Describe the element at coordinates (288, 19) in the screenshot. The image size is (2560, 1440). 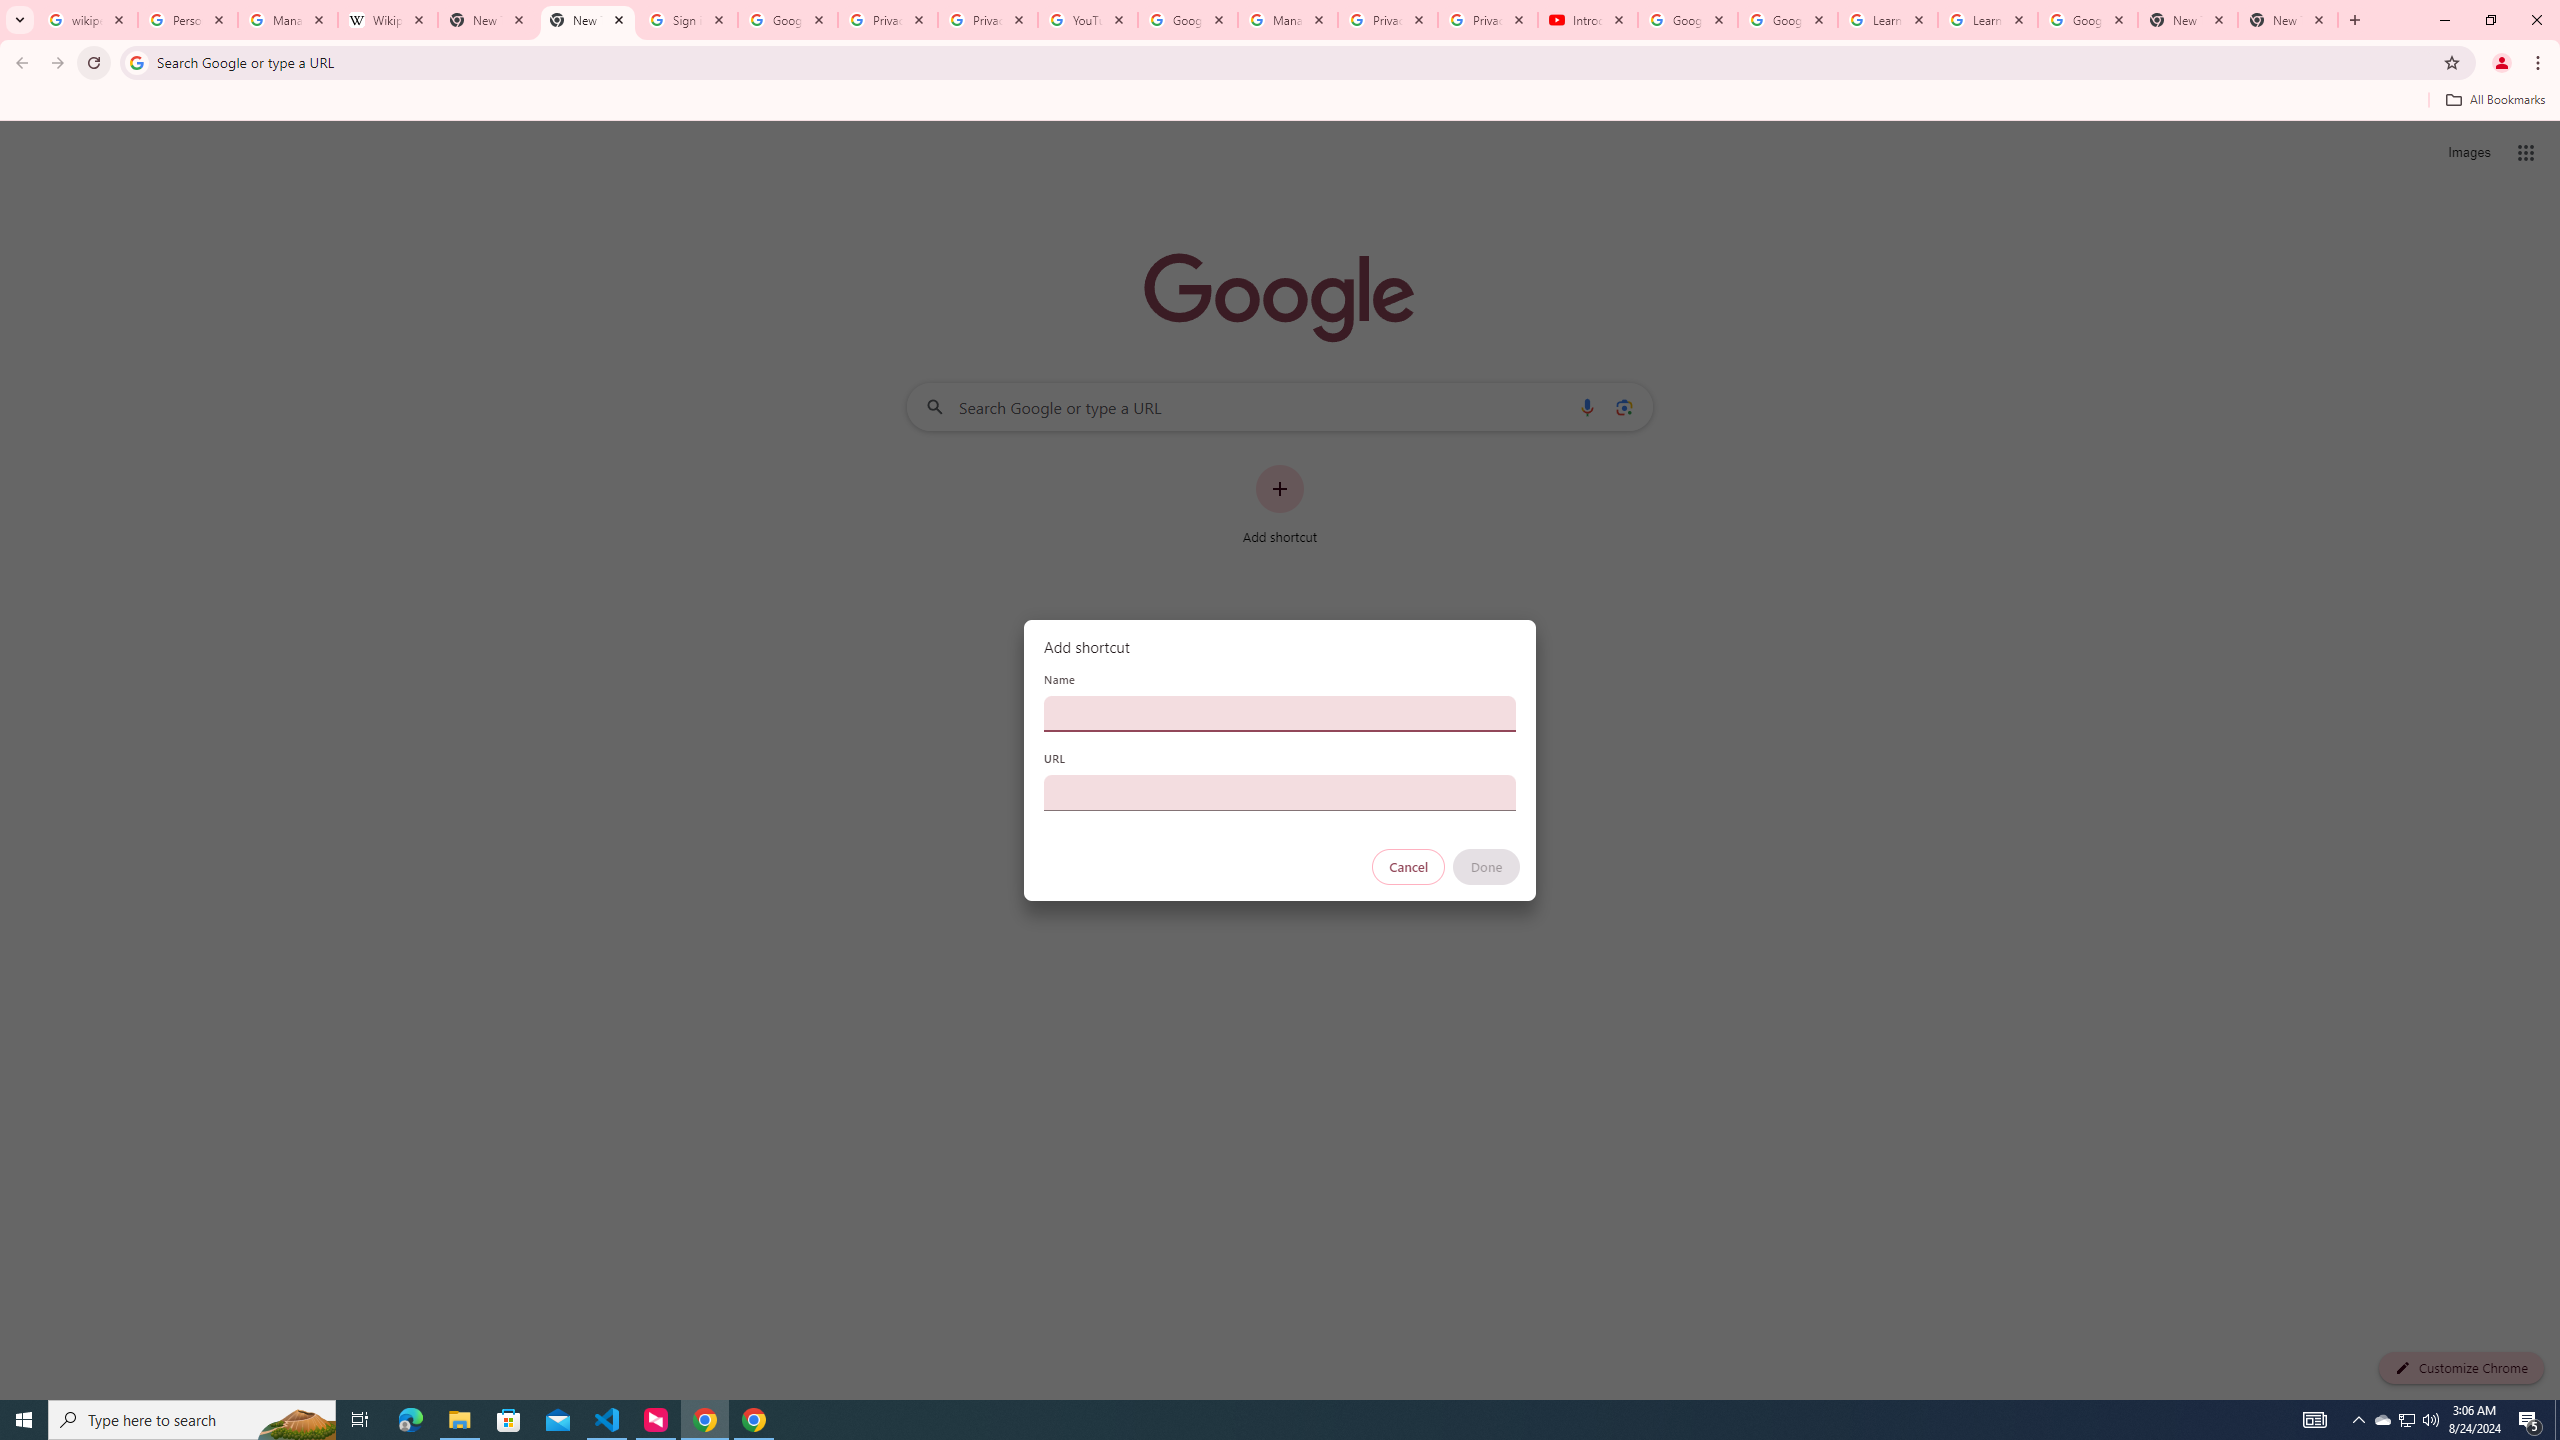
I see `'Manage your Location History - Google Search Help'` at that location.